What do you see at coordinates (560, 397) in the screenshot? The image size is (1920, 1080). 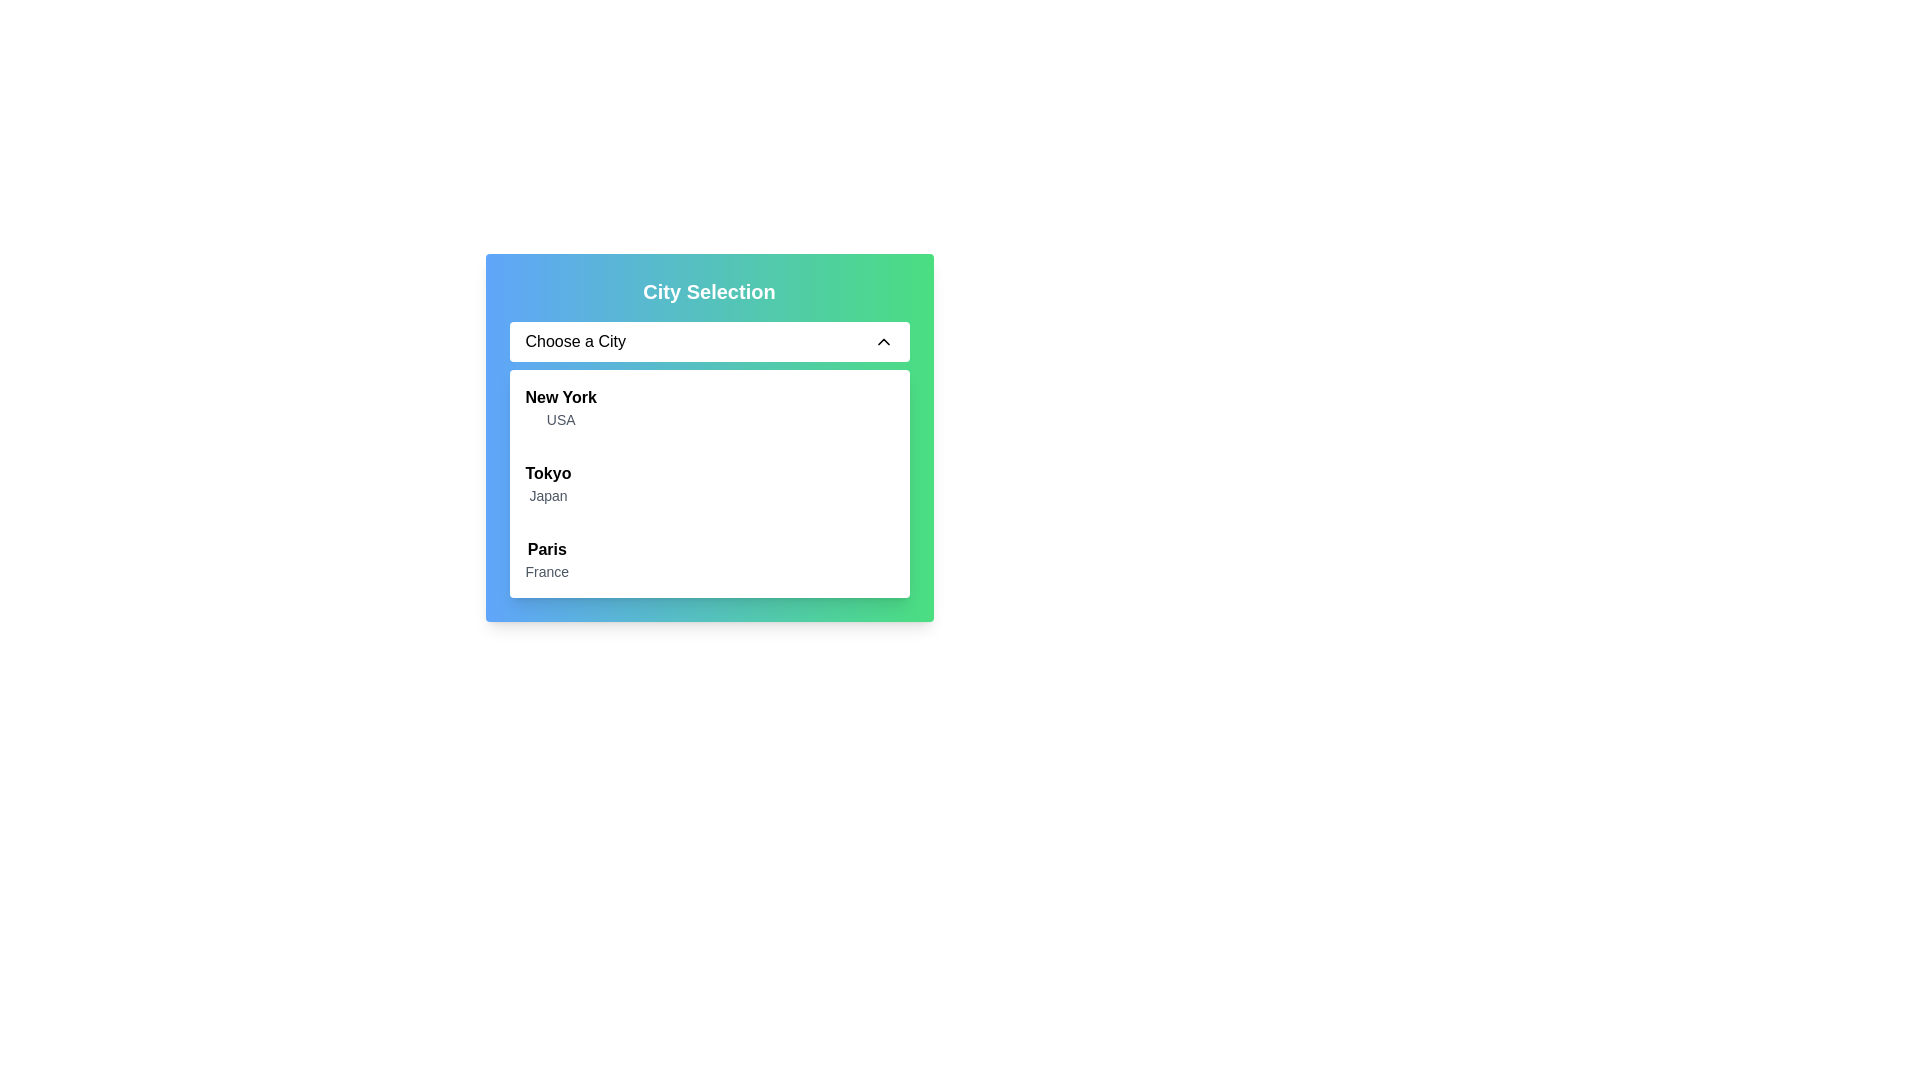 I see `the bold text label that reads 'New York' in the dropdown menu under 'Choose a City'` at bounding box center [560, 397].